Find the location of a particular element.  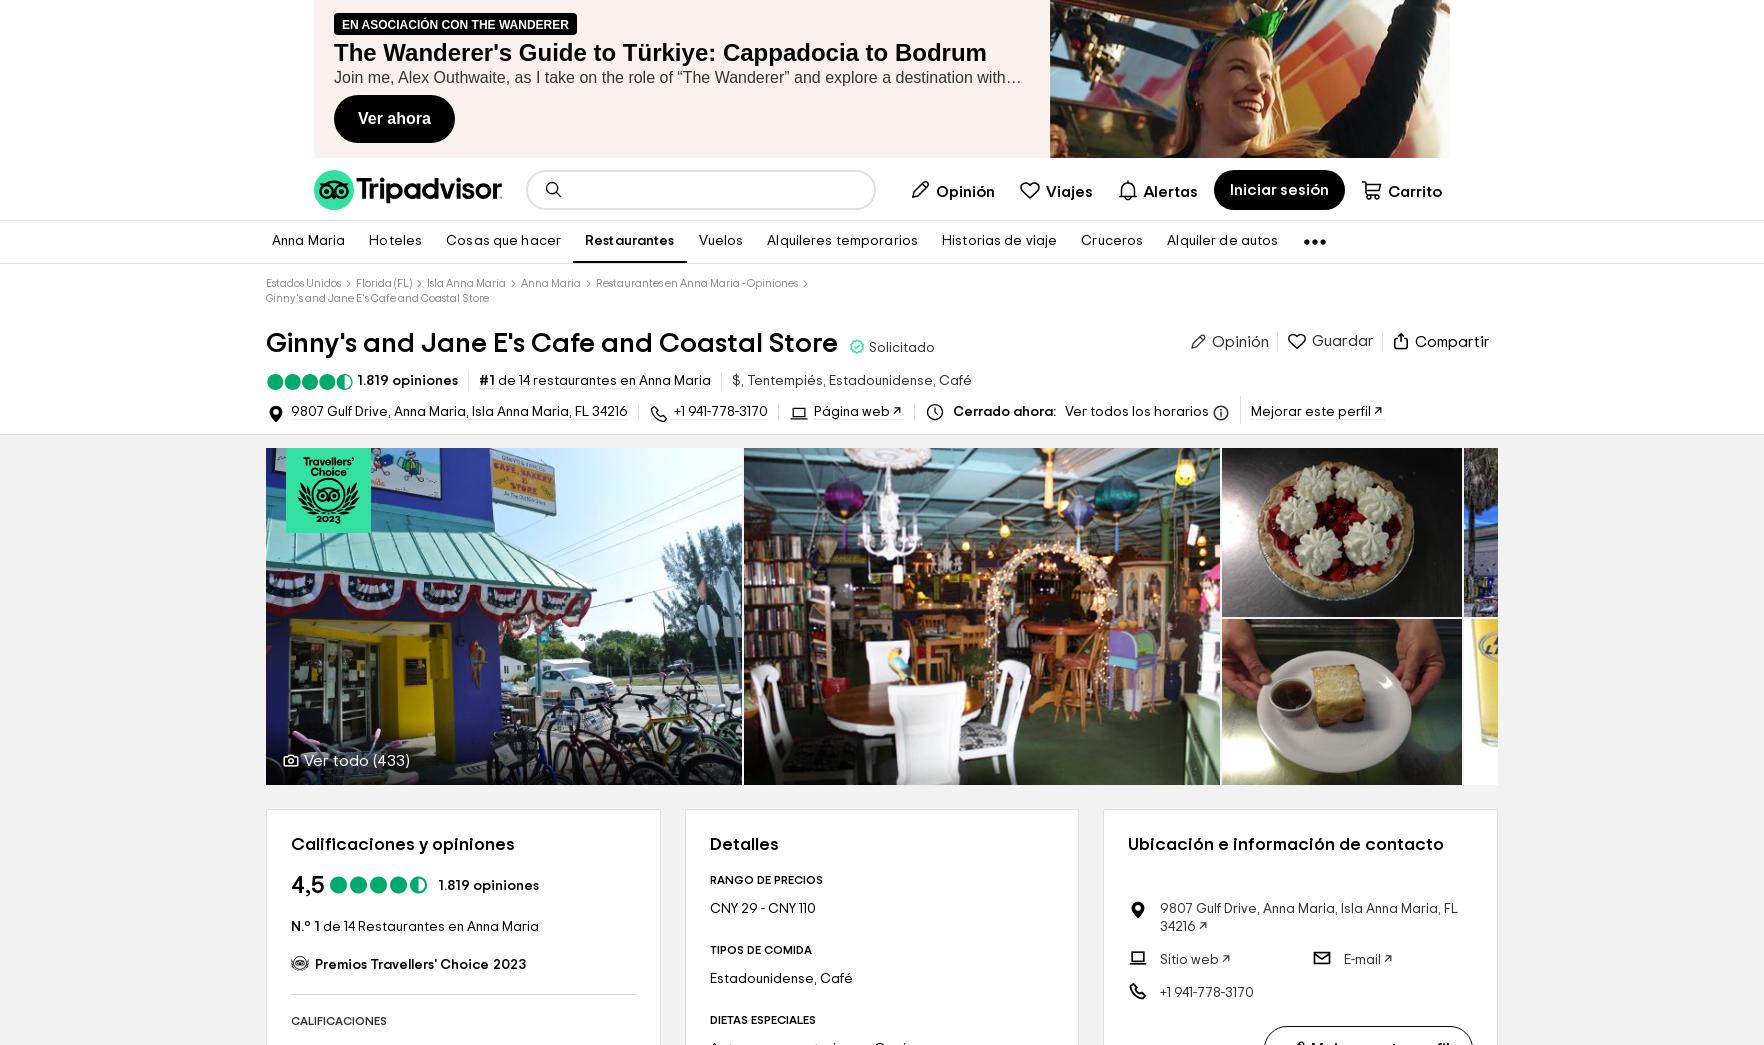

'RANGO DE PRECIOS' is located at coordinates (765, 879).